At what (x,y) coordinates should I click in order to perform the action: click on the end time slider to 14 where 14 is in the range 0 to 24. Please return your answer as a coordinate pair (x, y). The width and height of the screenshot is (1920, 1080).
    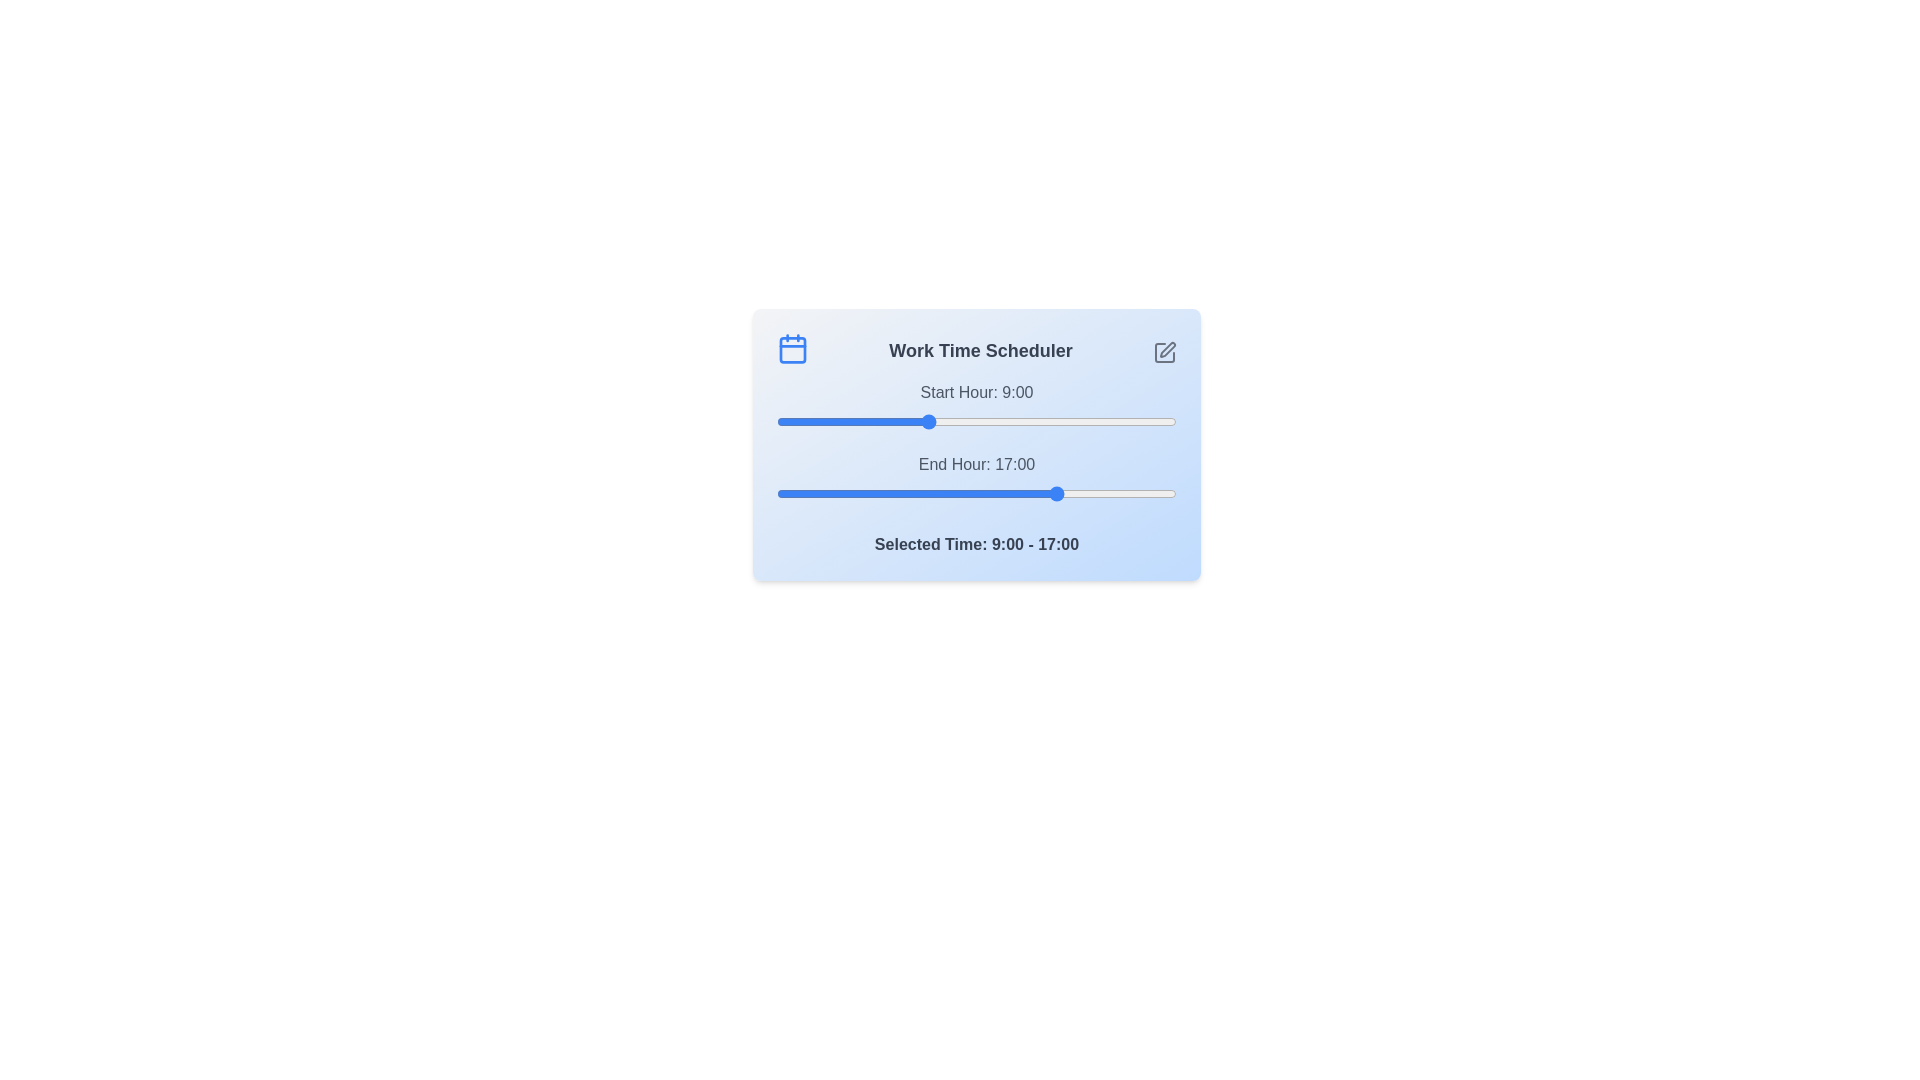
    Looking at the image, I should click on (1010, 493).